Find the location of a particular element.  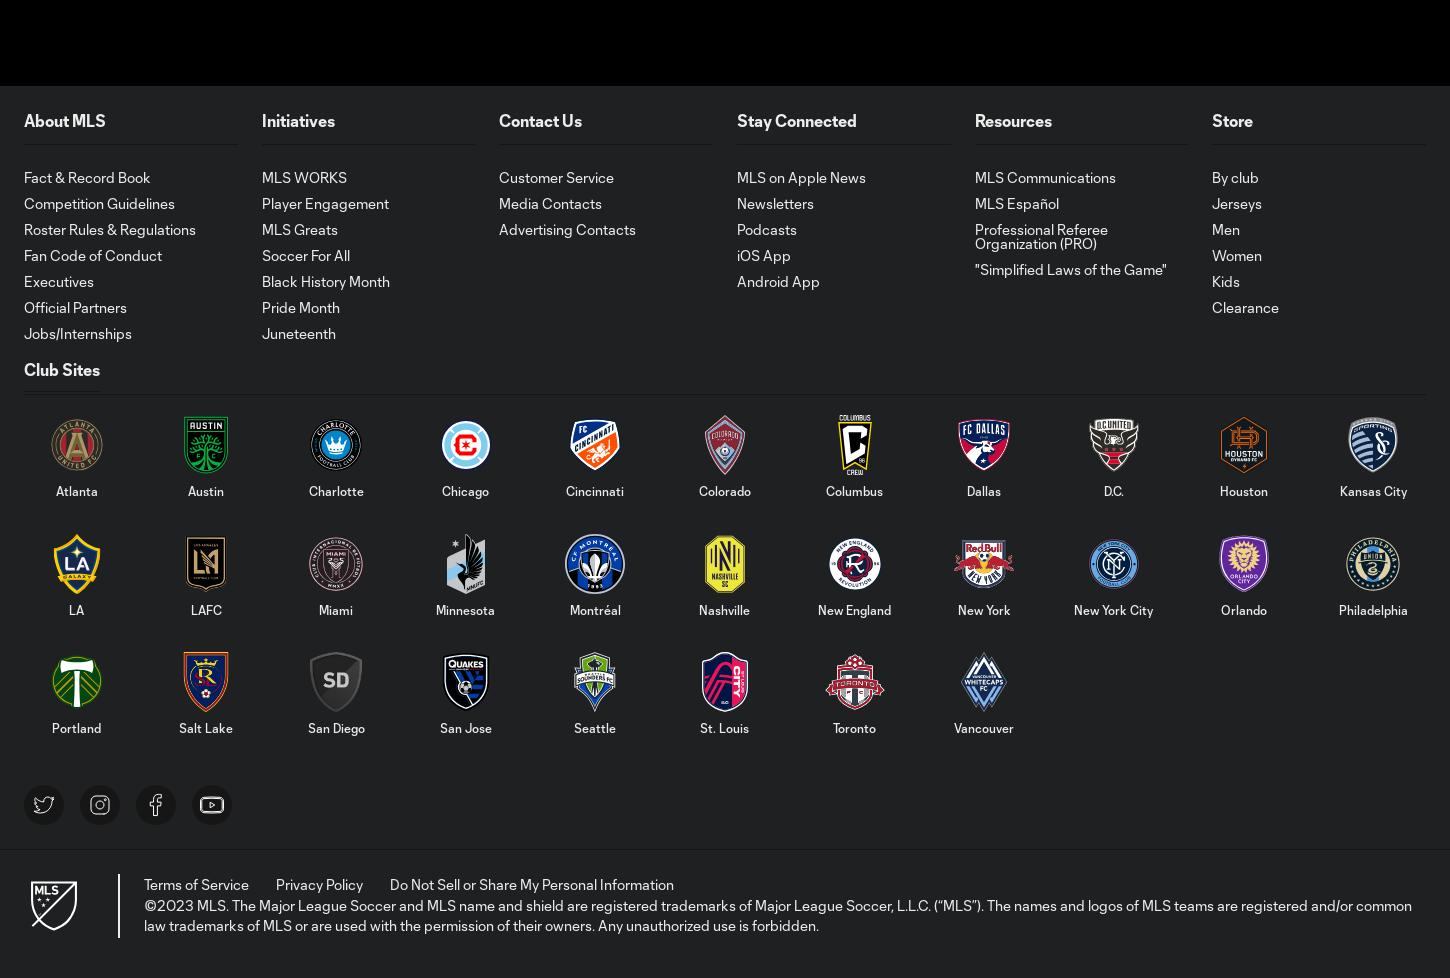

'Competition Guidelines' is located at coordinates (99, 202).